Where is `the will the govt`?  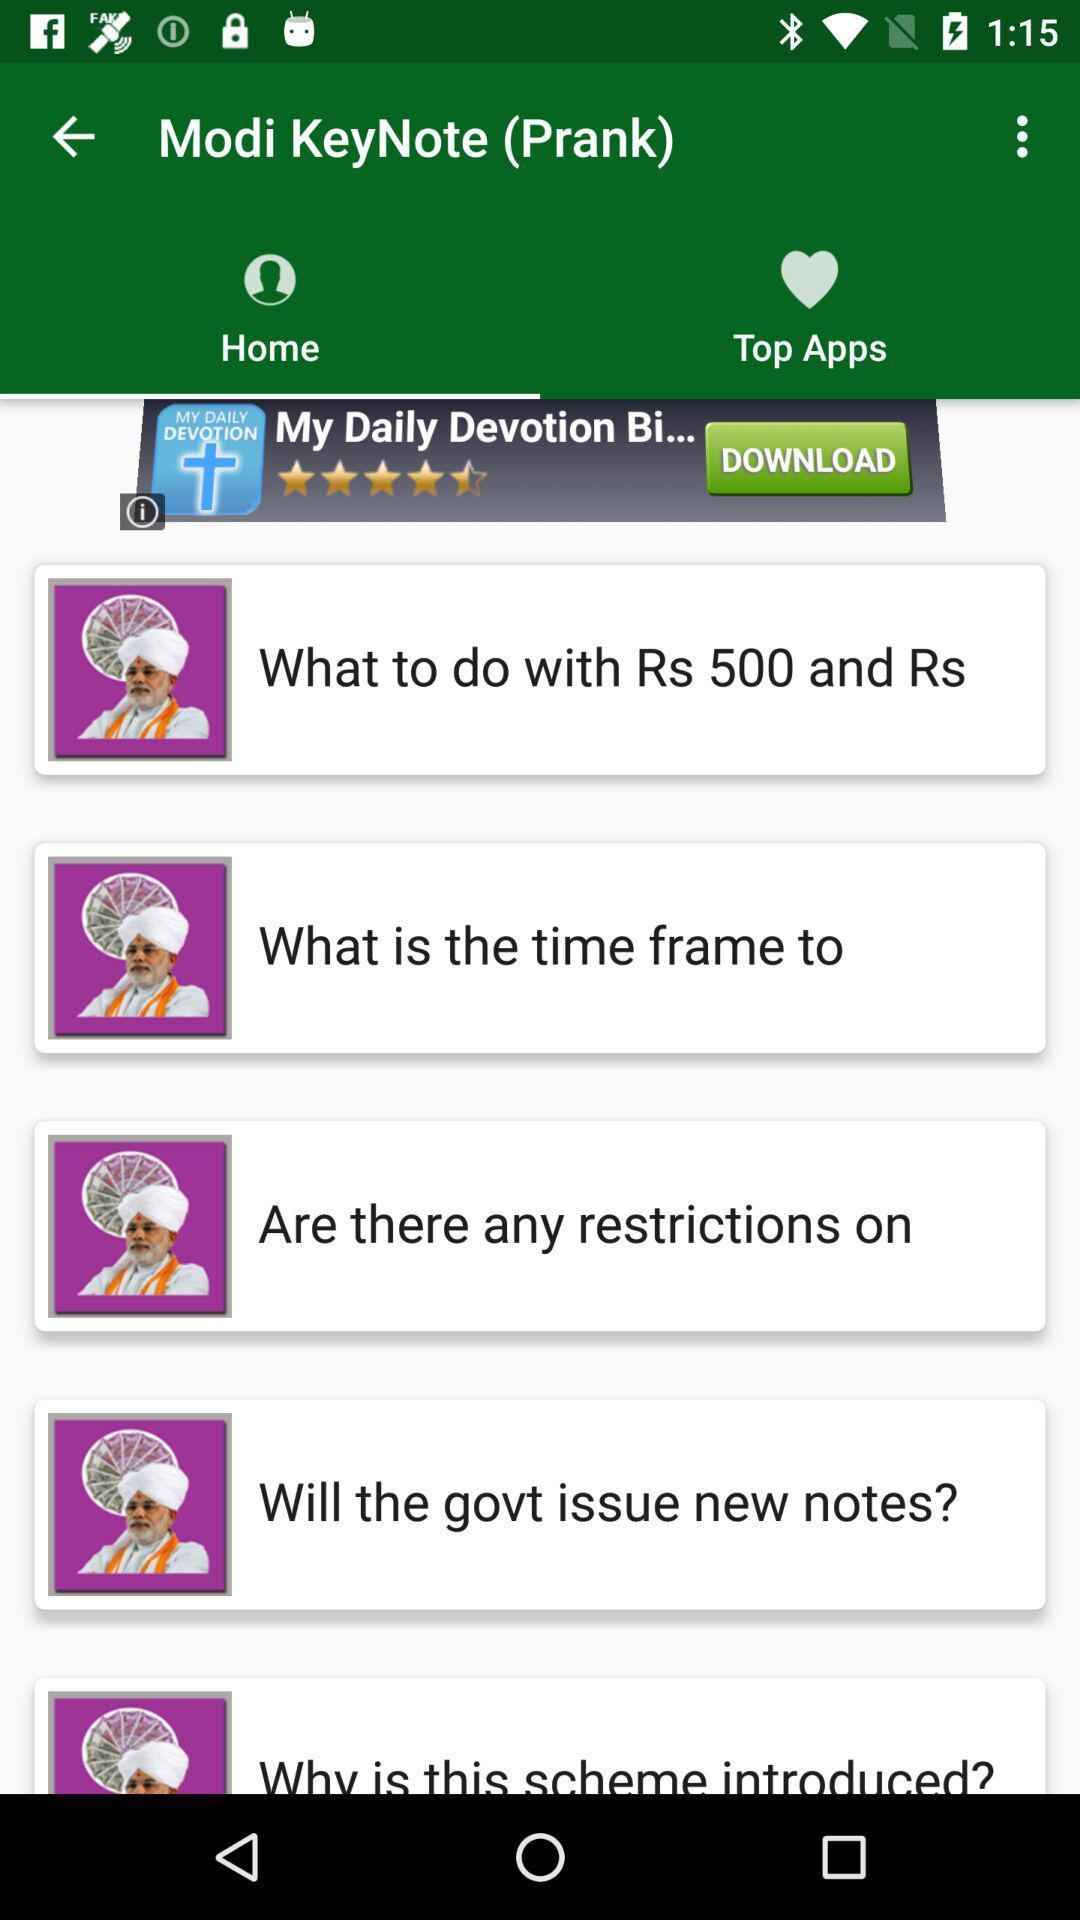
the will the govt is located at coordinates (631, 1504).